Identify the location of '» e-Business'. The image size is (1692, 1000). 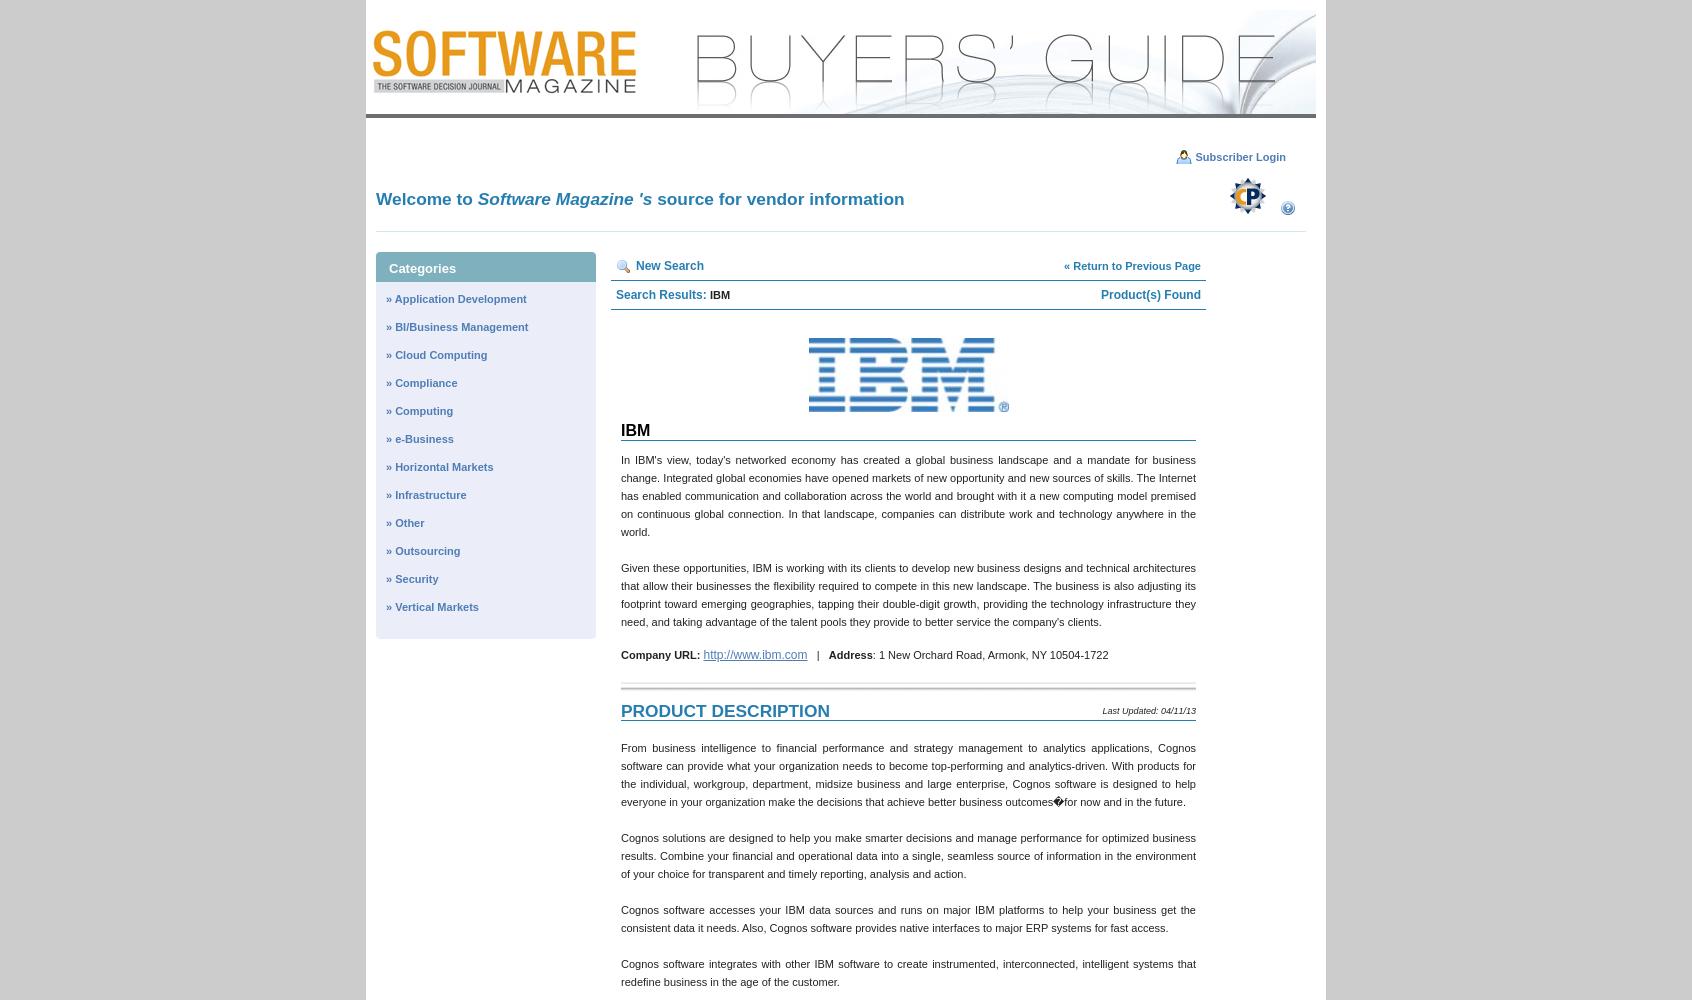
(419, 438).